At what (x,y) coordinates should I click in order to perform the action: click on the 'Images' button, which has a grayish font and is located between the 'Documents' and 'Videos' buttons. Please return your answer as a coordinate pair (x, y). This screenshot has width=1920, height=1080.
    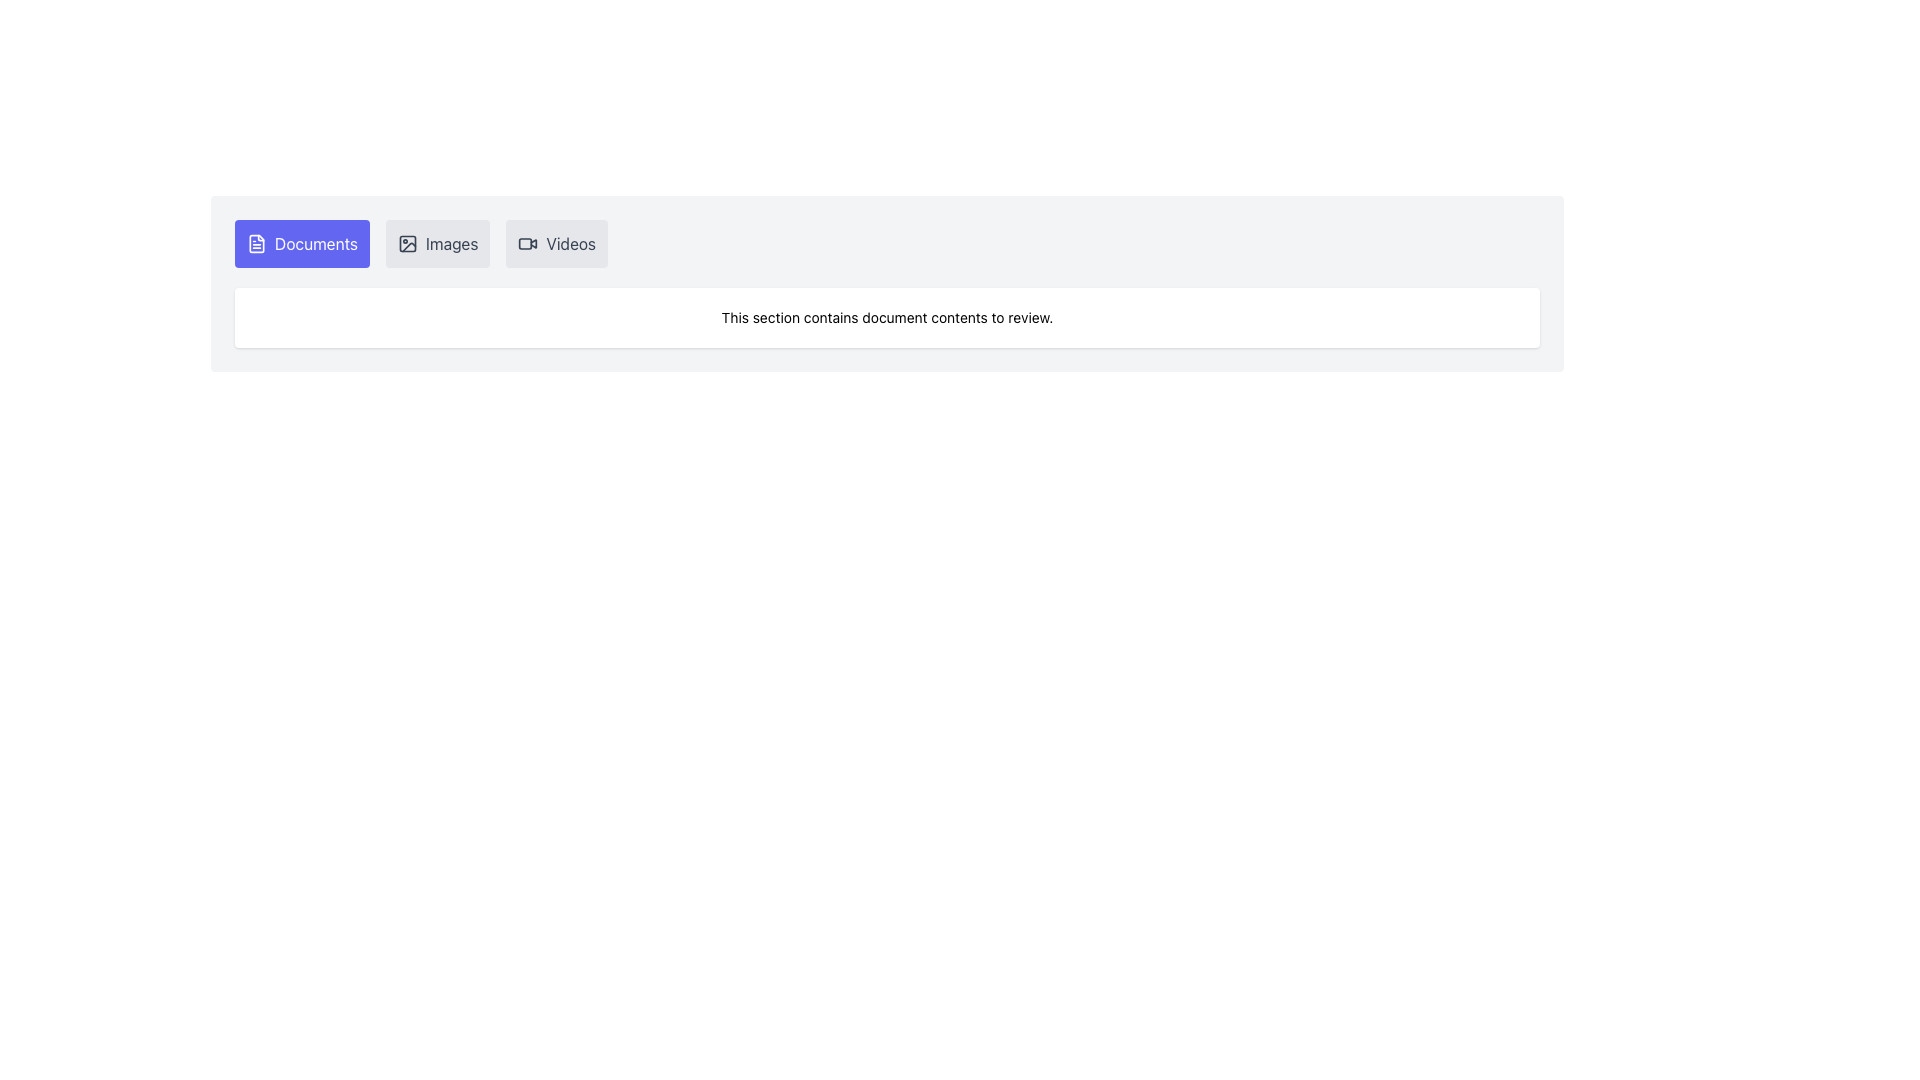
    Looking at the image, I should click on (451, 242).